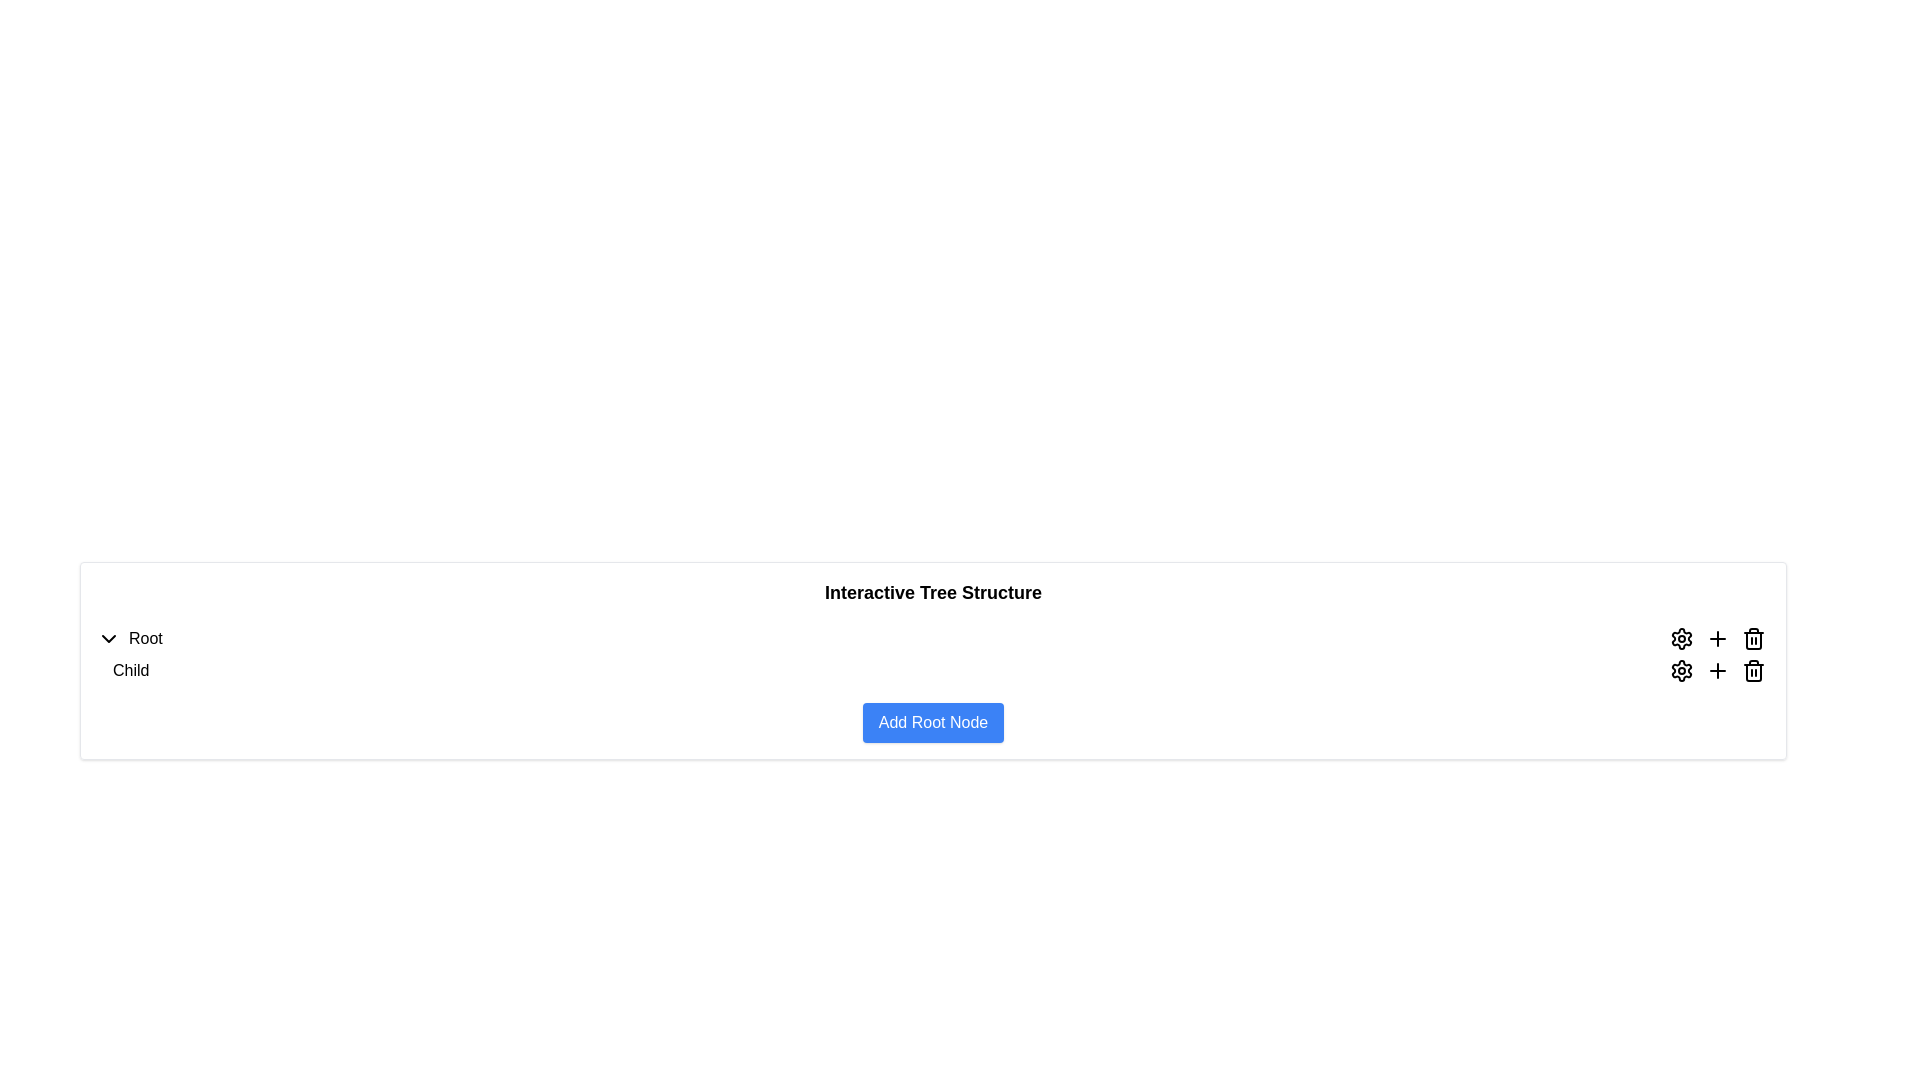 Image resolution: width=1920 pixels, height=1080 pixels. What do you see at coordinates (1752, 672) in the screenshot?
I see `the vertical rectangle element that represents the body of the trash can icon, located beneath the rim of the trash can` at bounding box center [1752, 672].